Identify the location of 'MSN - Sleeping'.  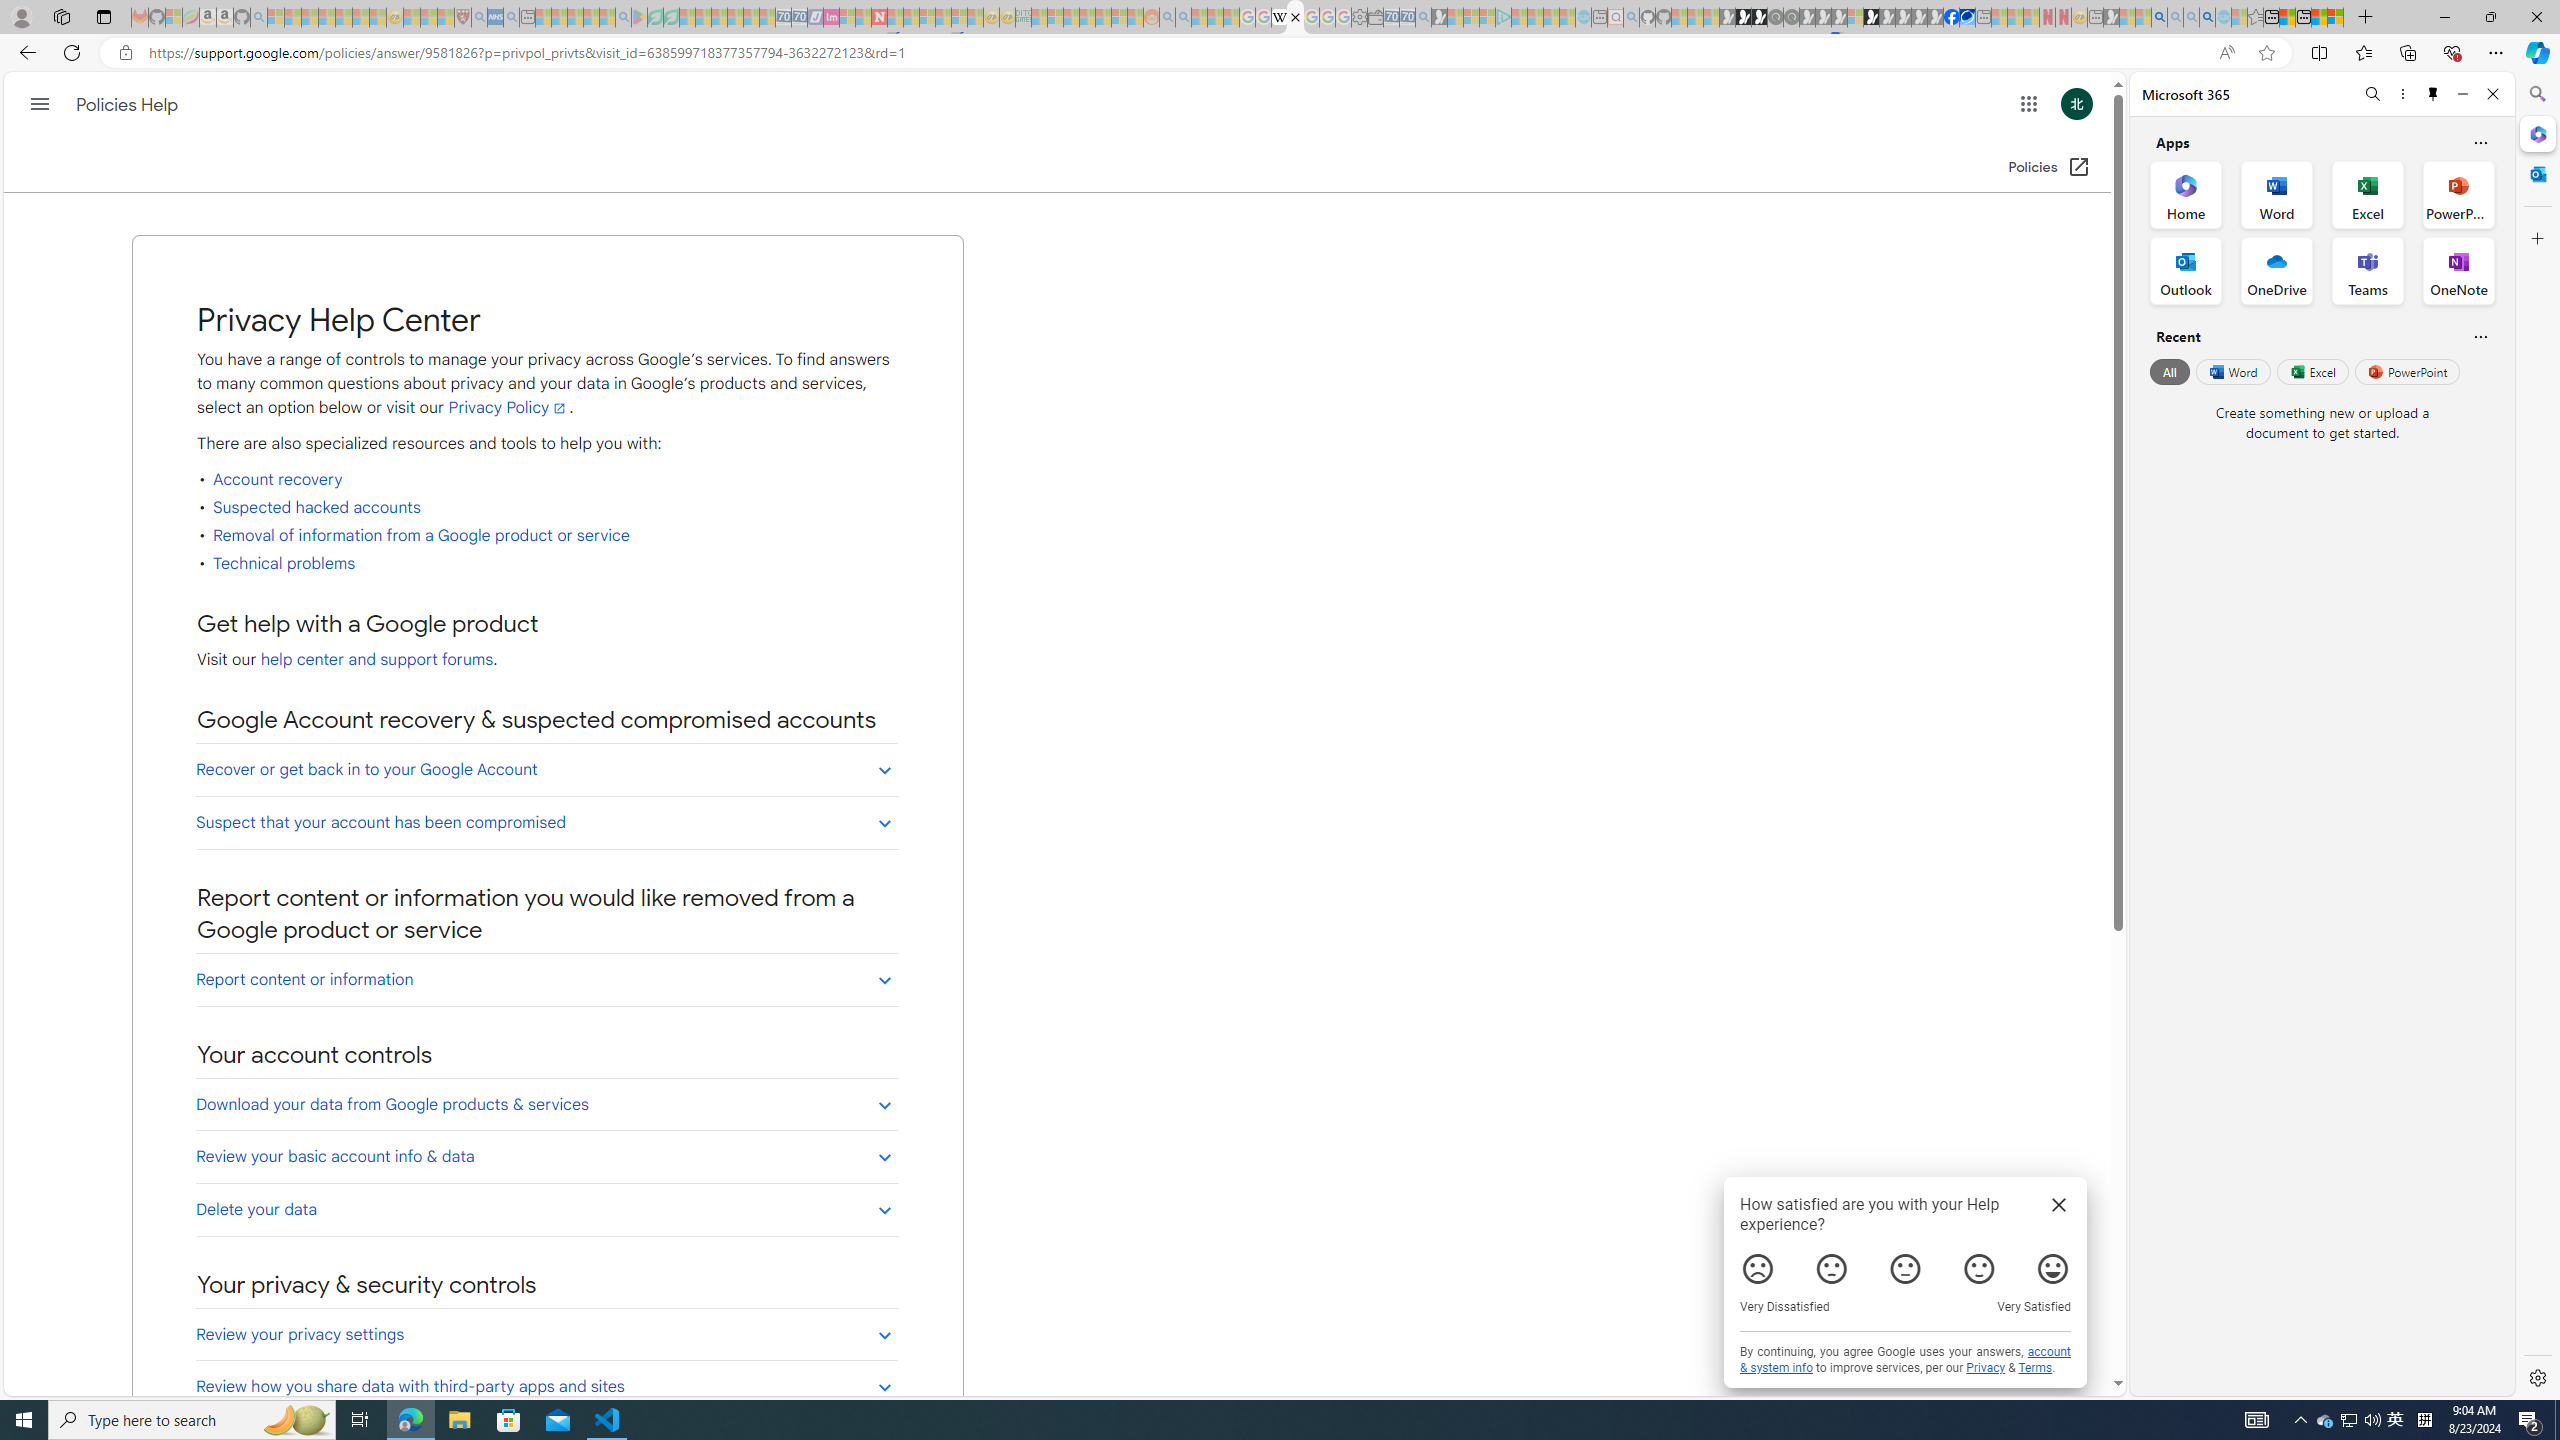
(2109, 16).